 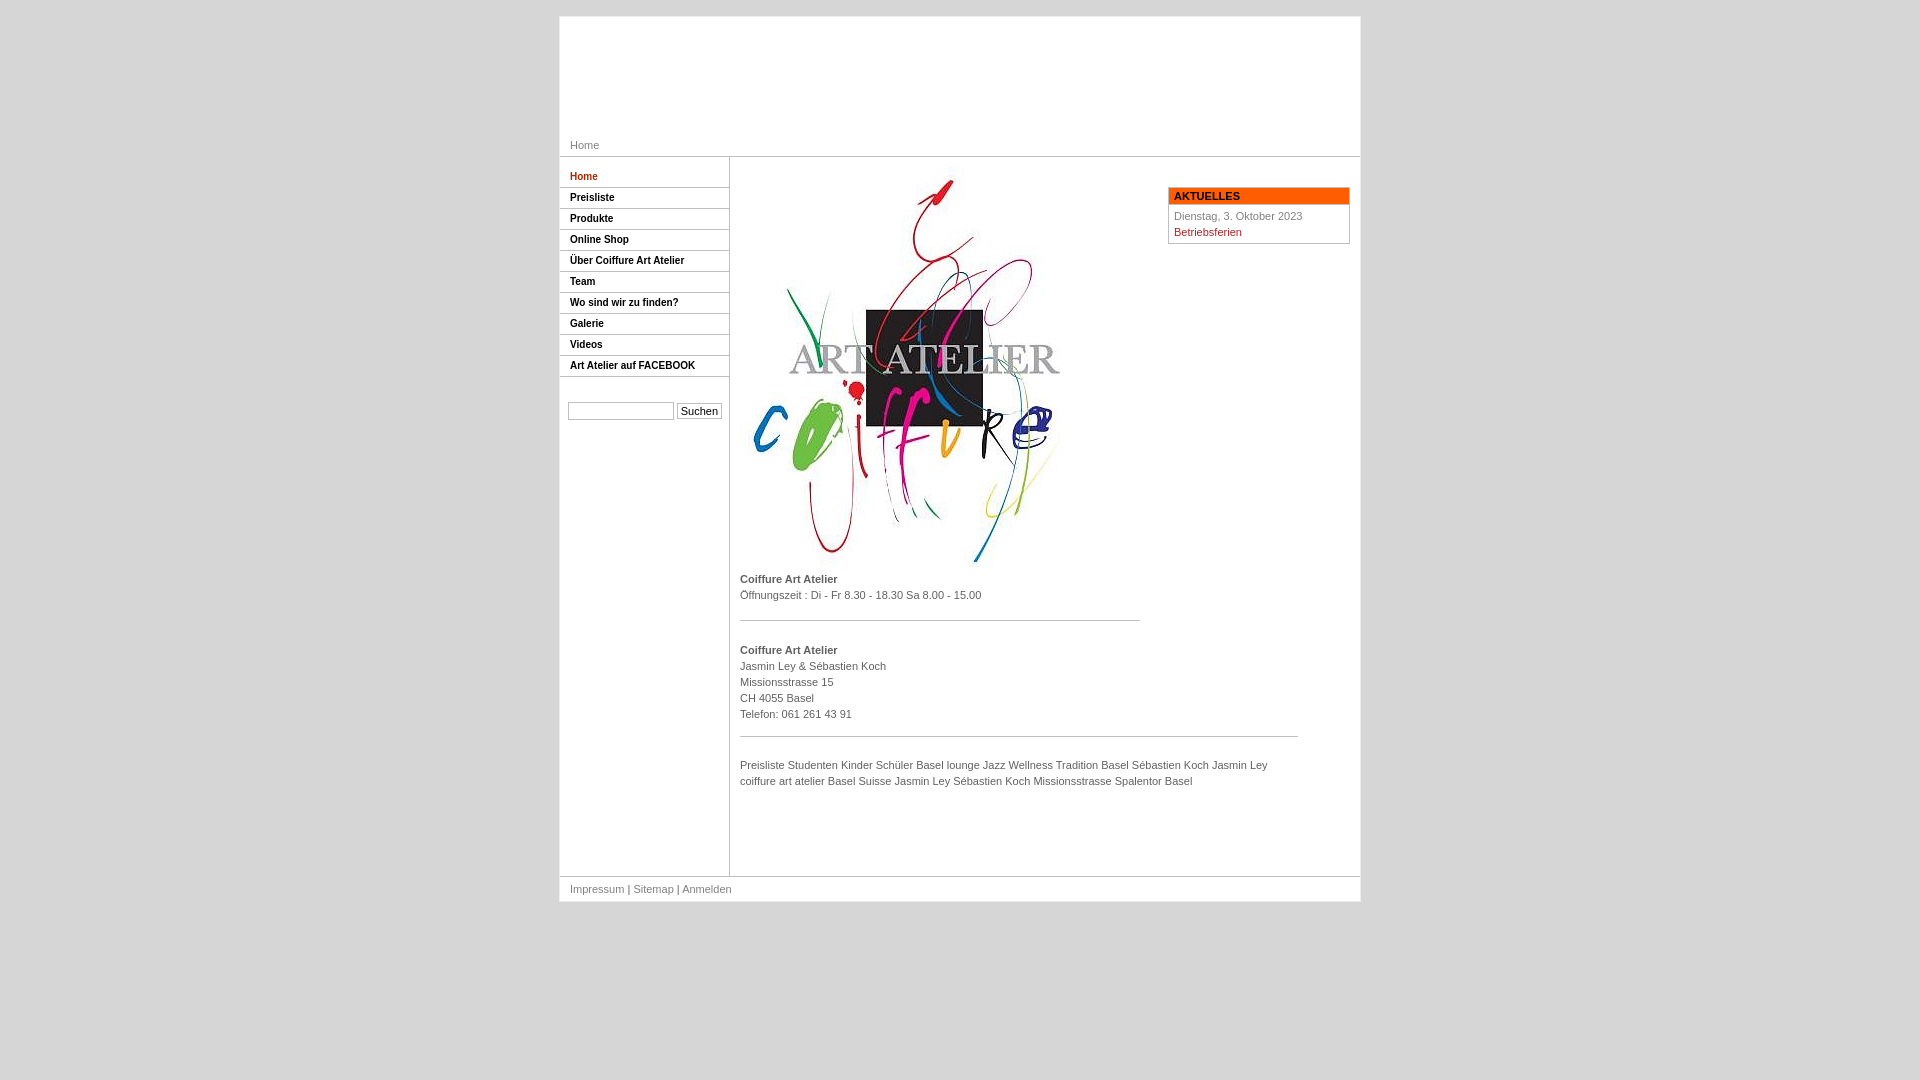 I want to click on 'Preisliste', so click(x=560, y=198).